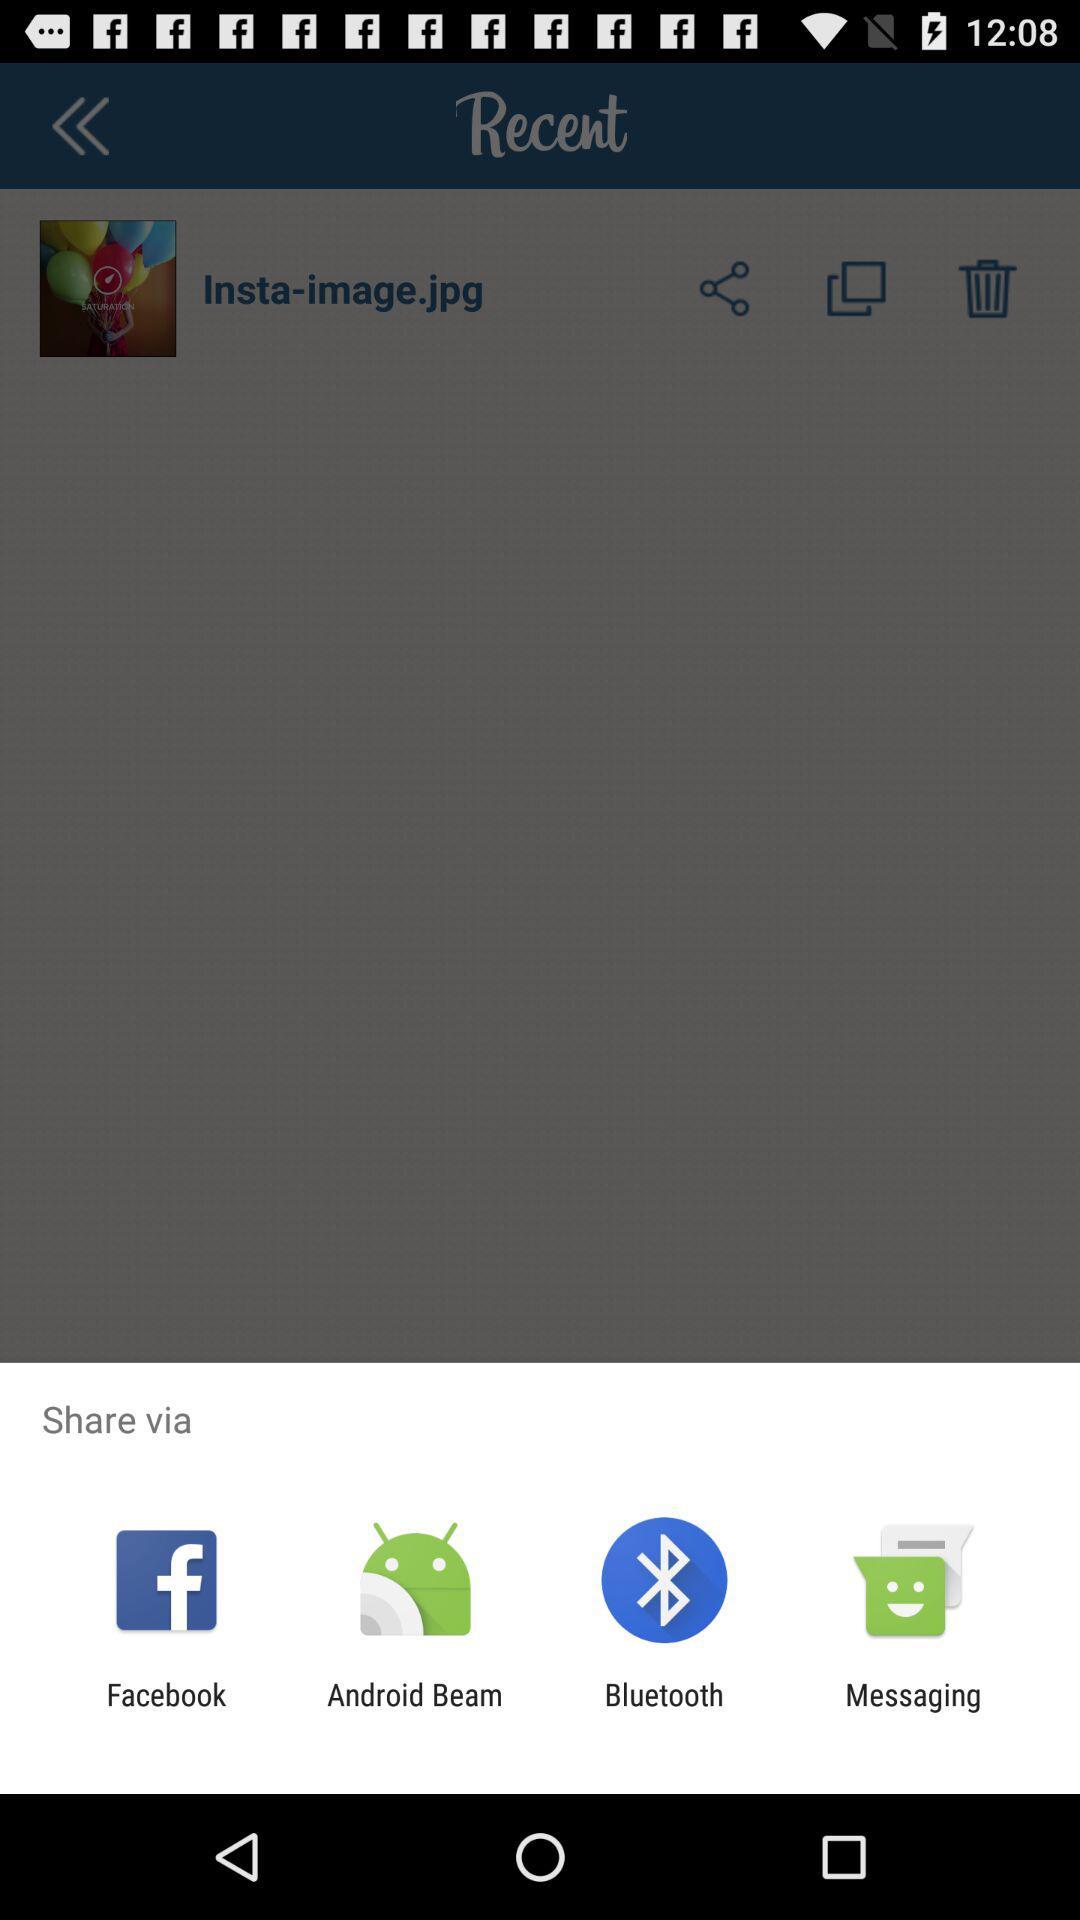 Image resolution: width=1080 pixels, height=1920 pixels. I want to click on the facebook item, so click(165, 1711).